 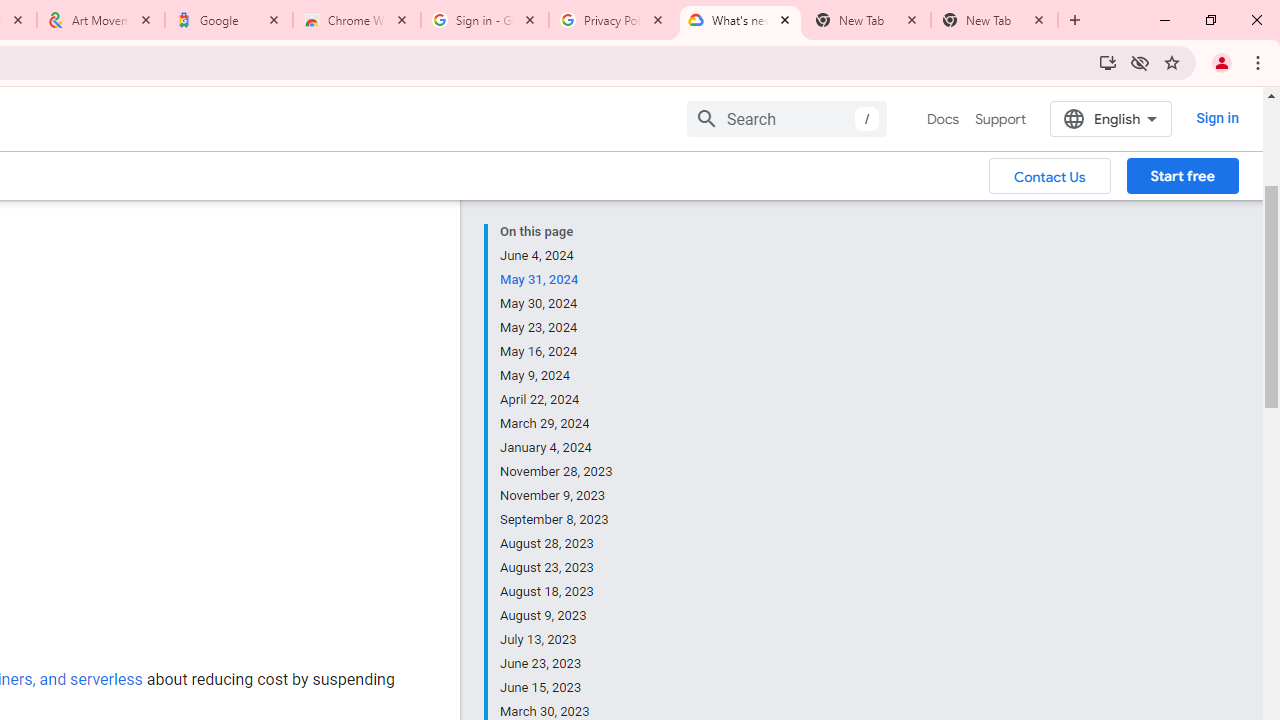 I want to click on 'August 23, 2023', so click(x=557, y=568).